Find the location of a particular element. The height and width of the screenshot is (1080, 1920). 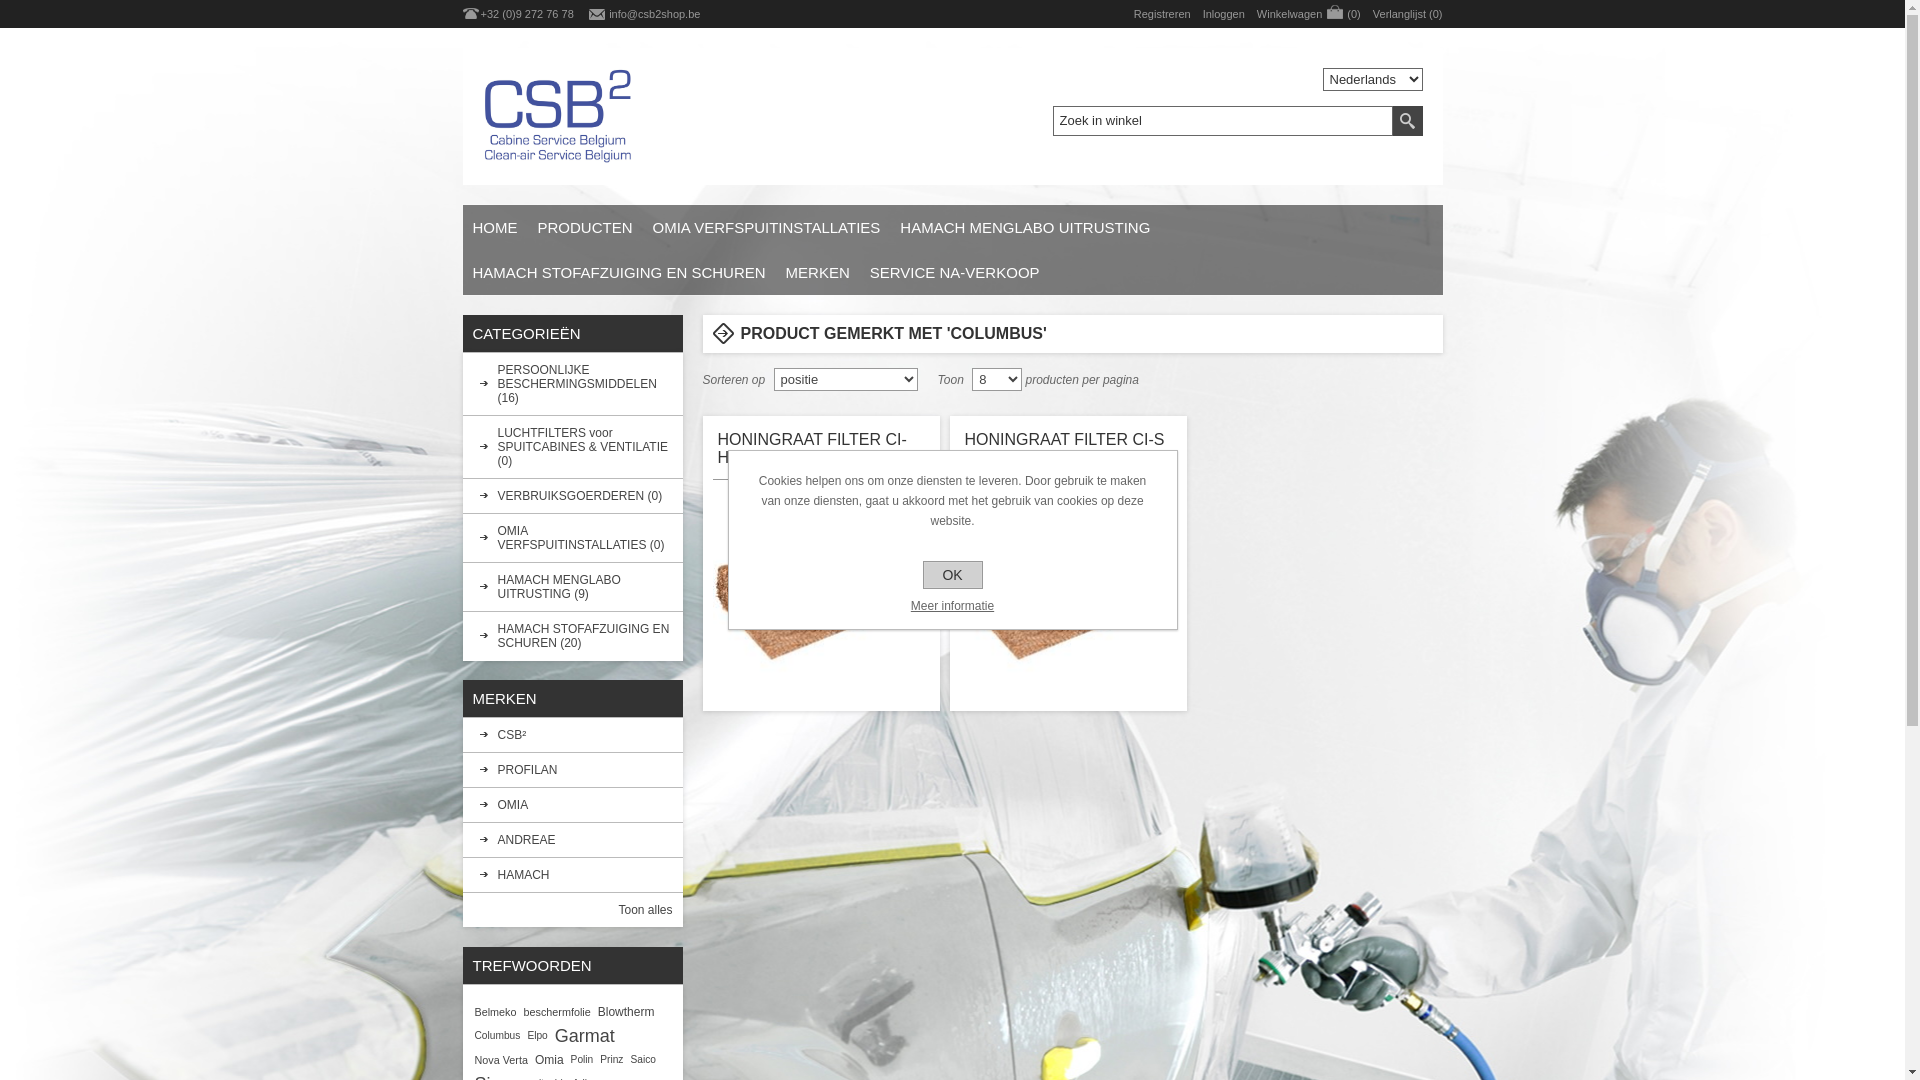

'PERSOONLIJKE BESCHERMINGSMIDDELEN (16)' is located at coordinates (570, 384).